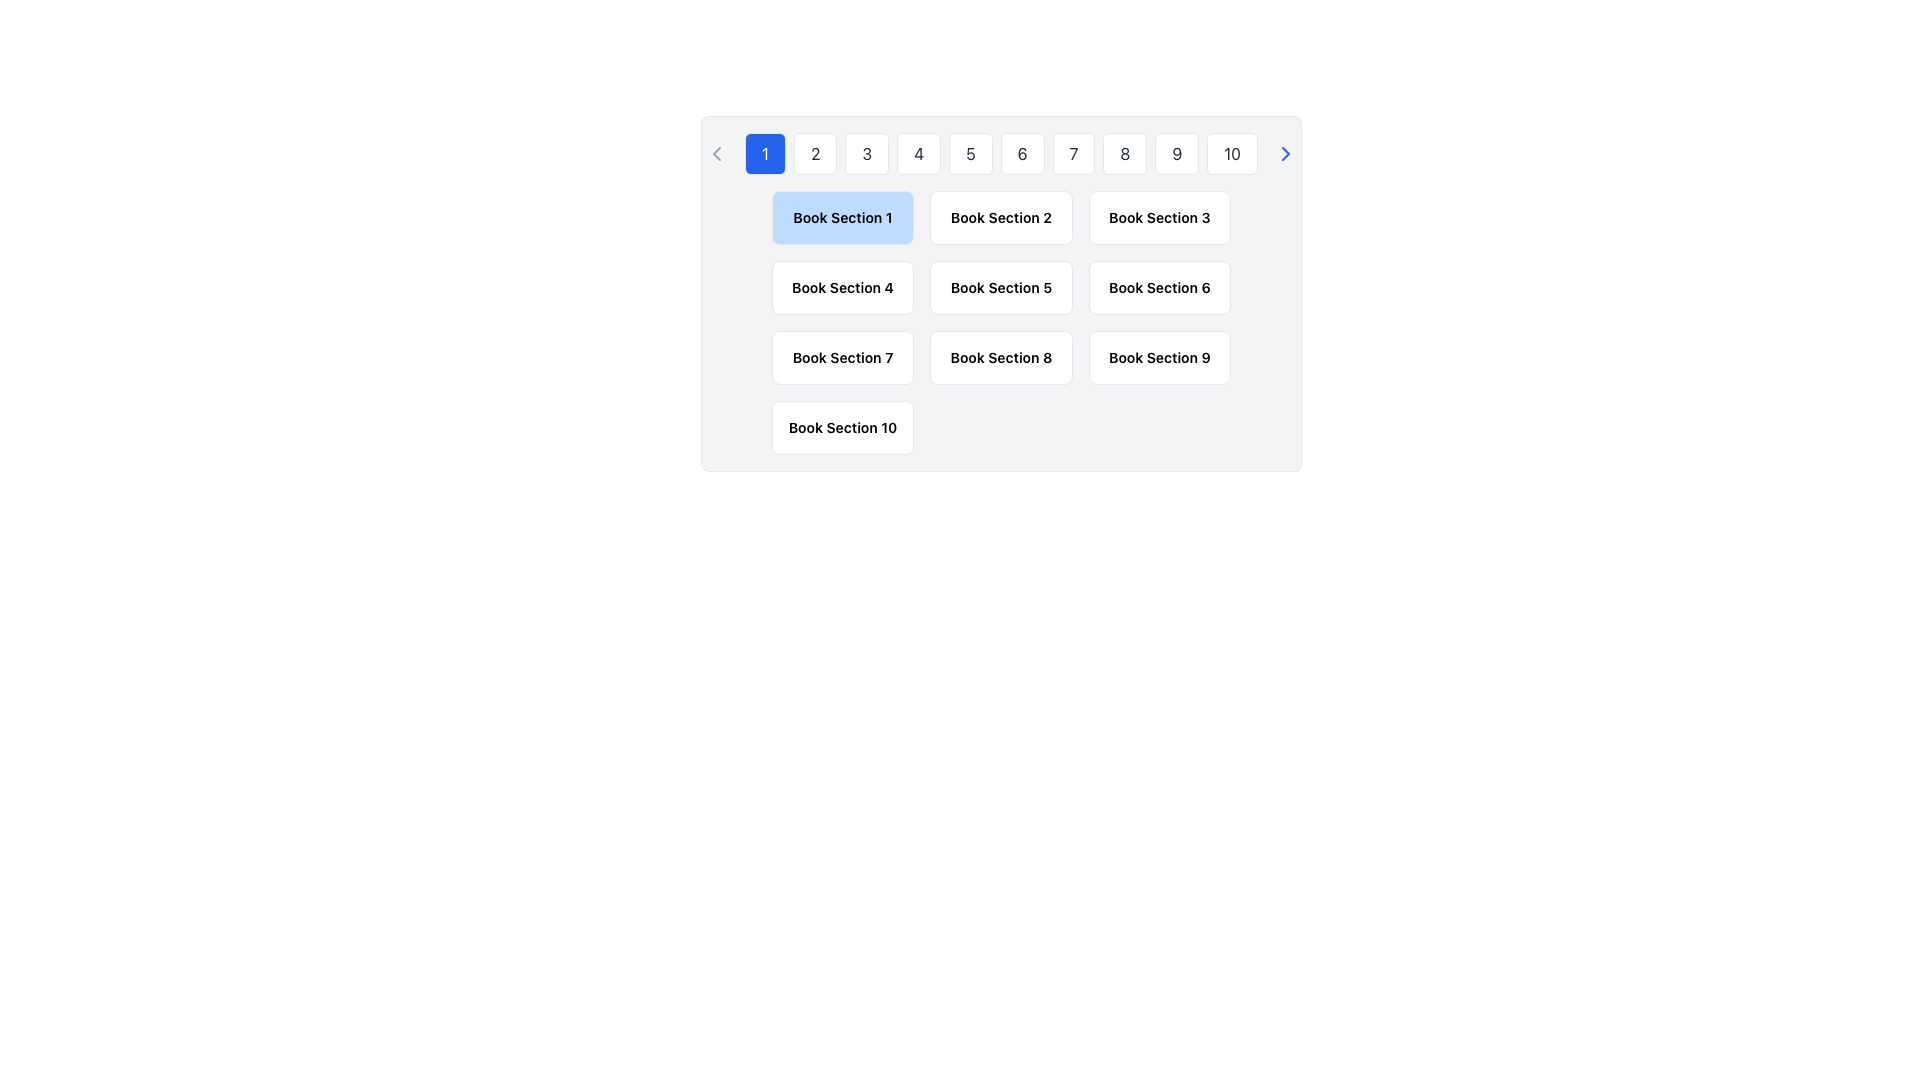 This screenshot has height=1080, width=1920. What do you see at coordinates (1001, 218) in the screenshot?
I see `the text label displaying 'Book Section 2' in a semi-bold font style, which is part of a grid layout and positioned in the second cell of the first row` at bounding box center [1001, 218].